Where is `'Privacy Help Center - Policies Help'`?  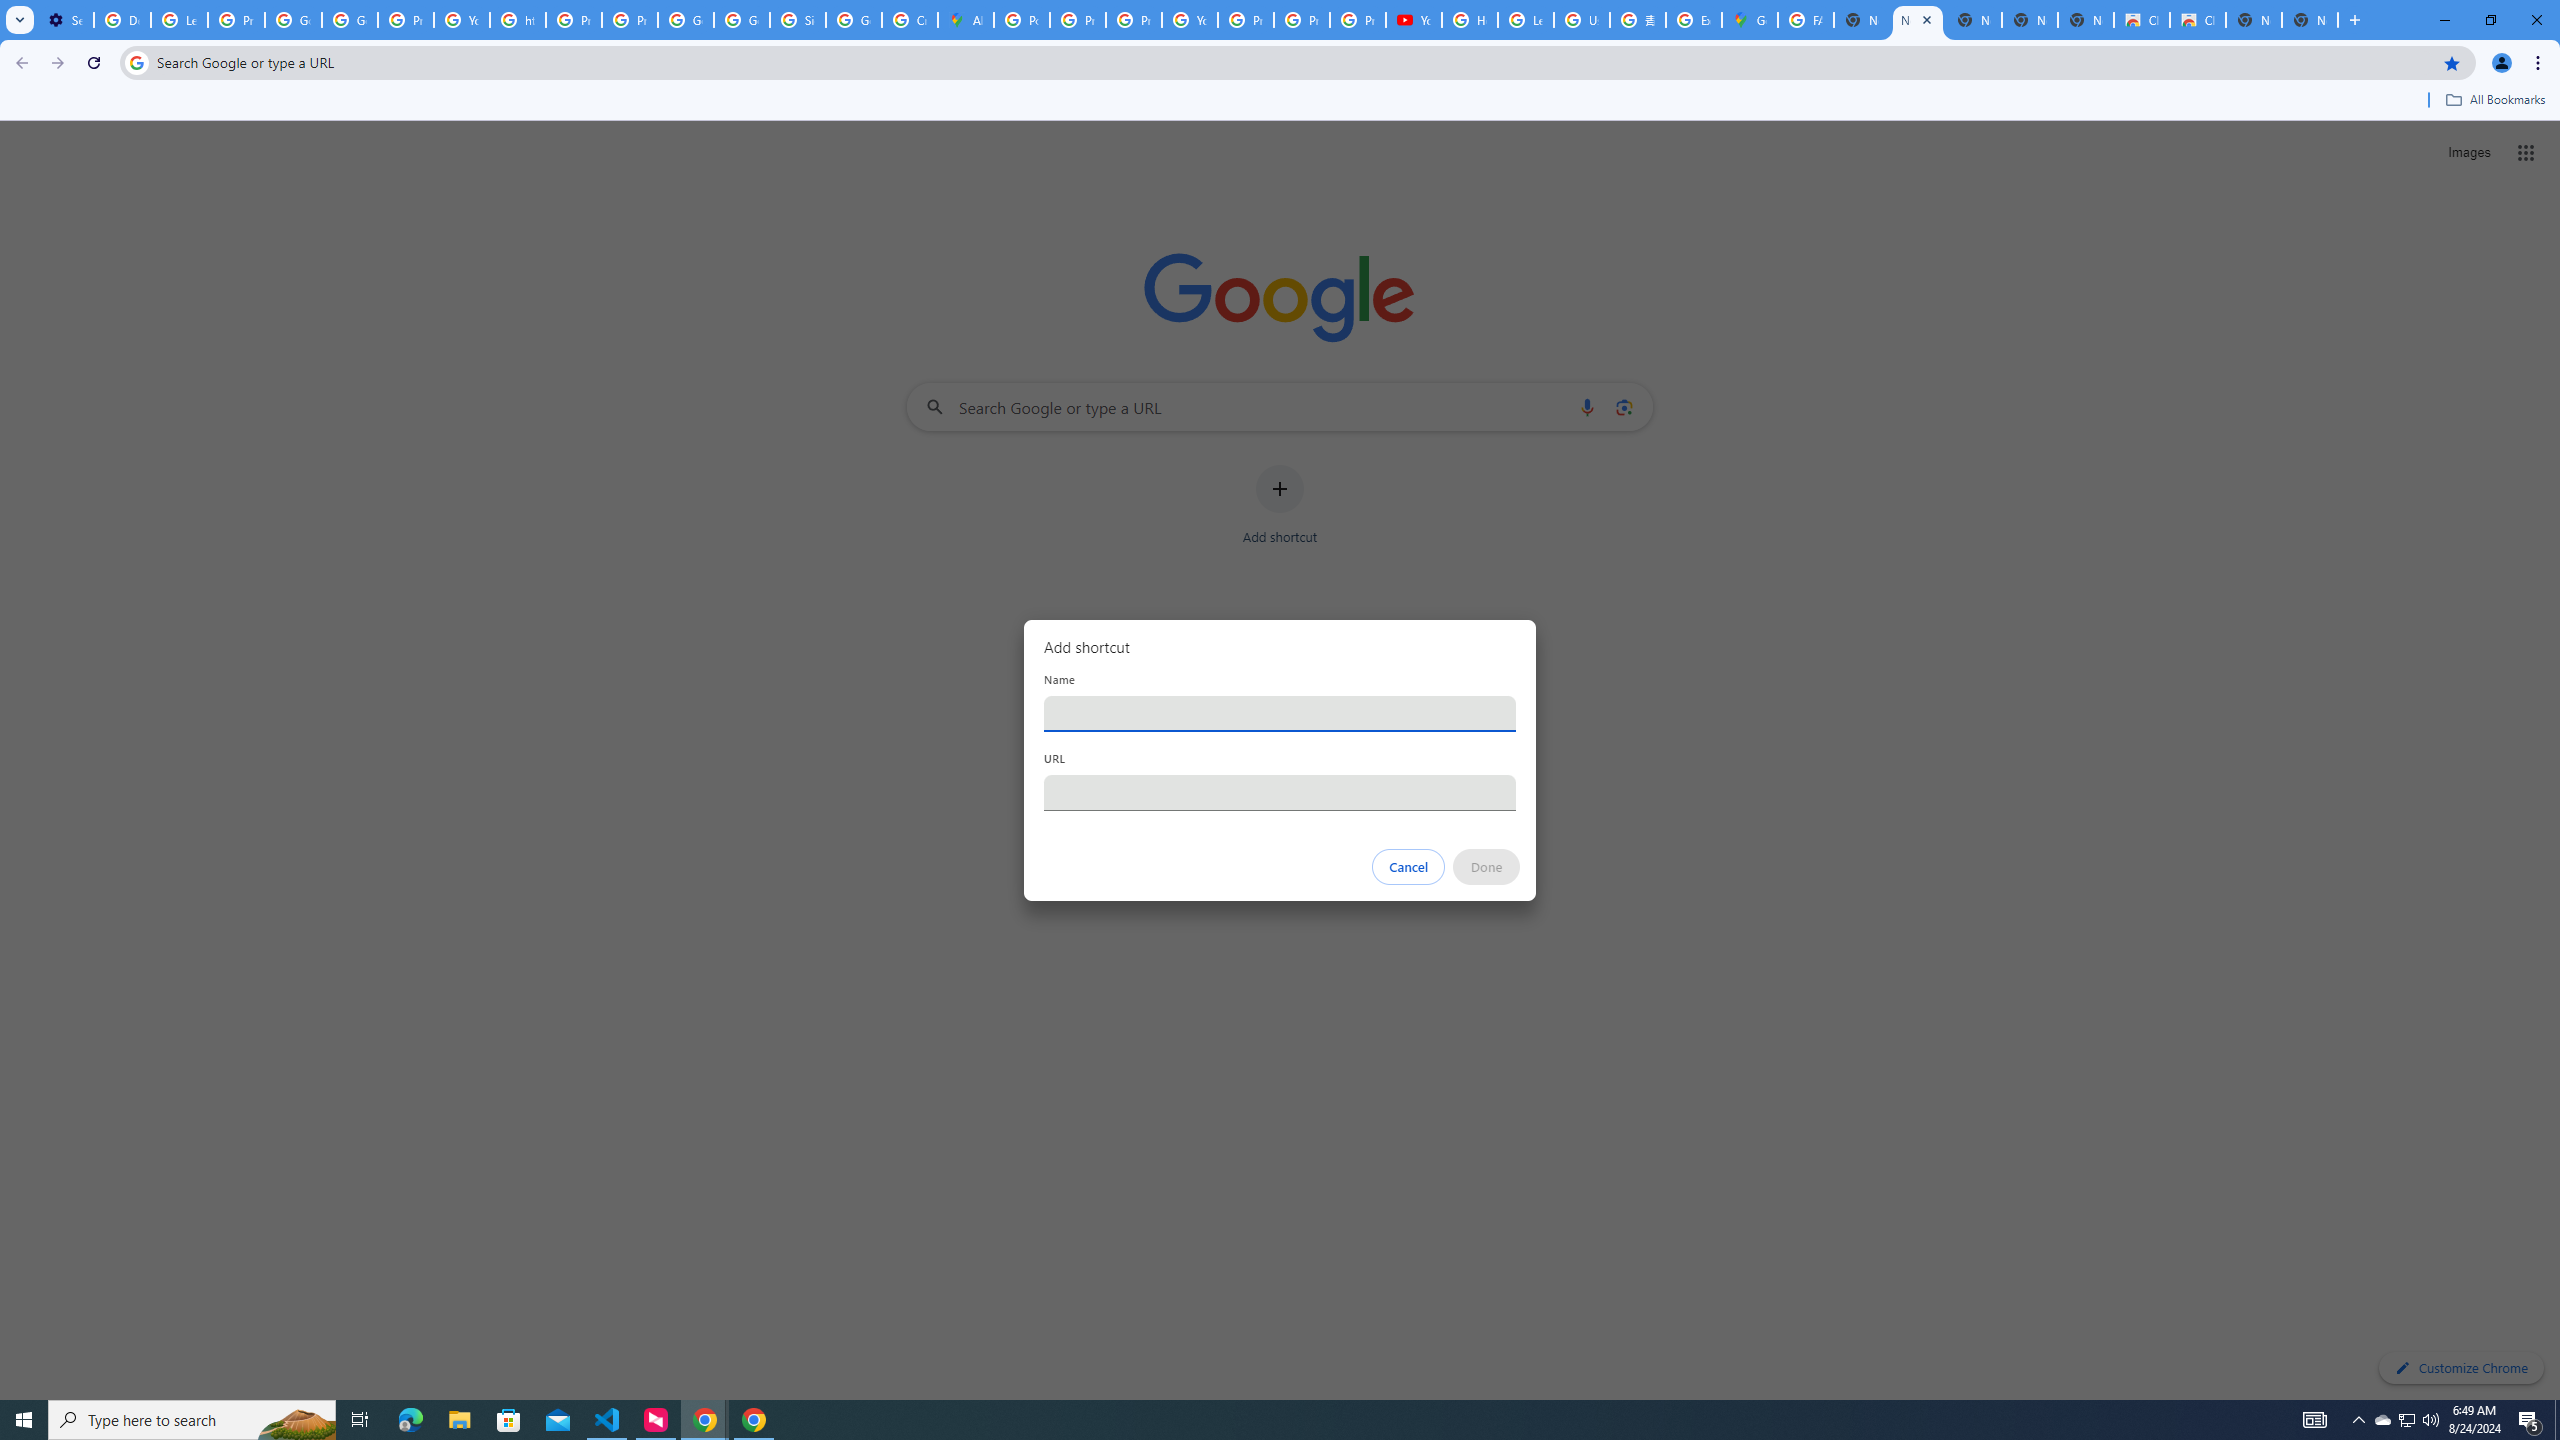 'Privacy Help Center - Policies Help' is located at coordinates (1133, 19).